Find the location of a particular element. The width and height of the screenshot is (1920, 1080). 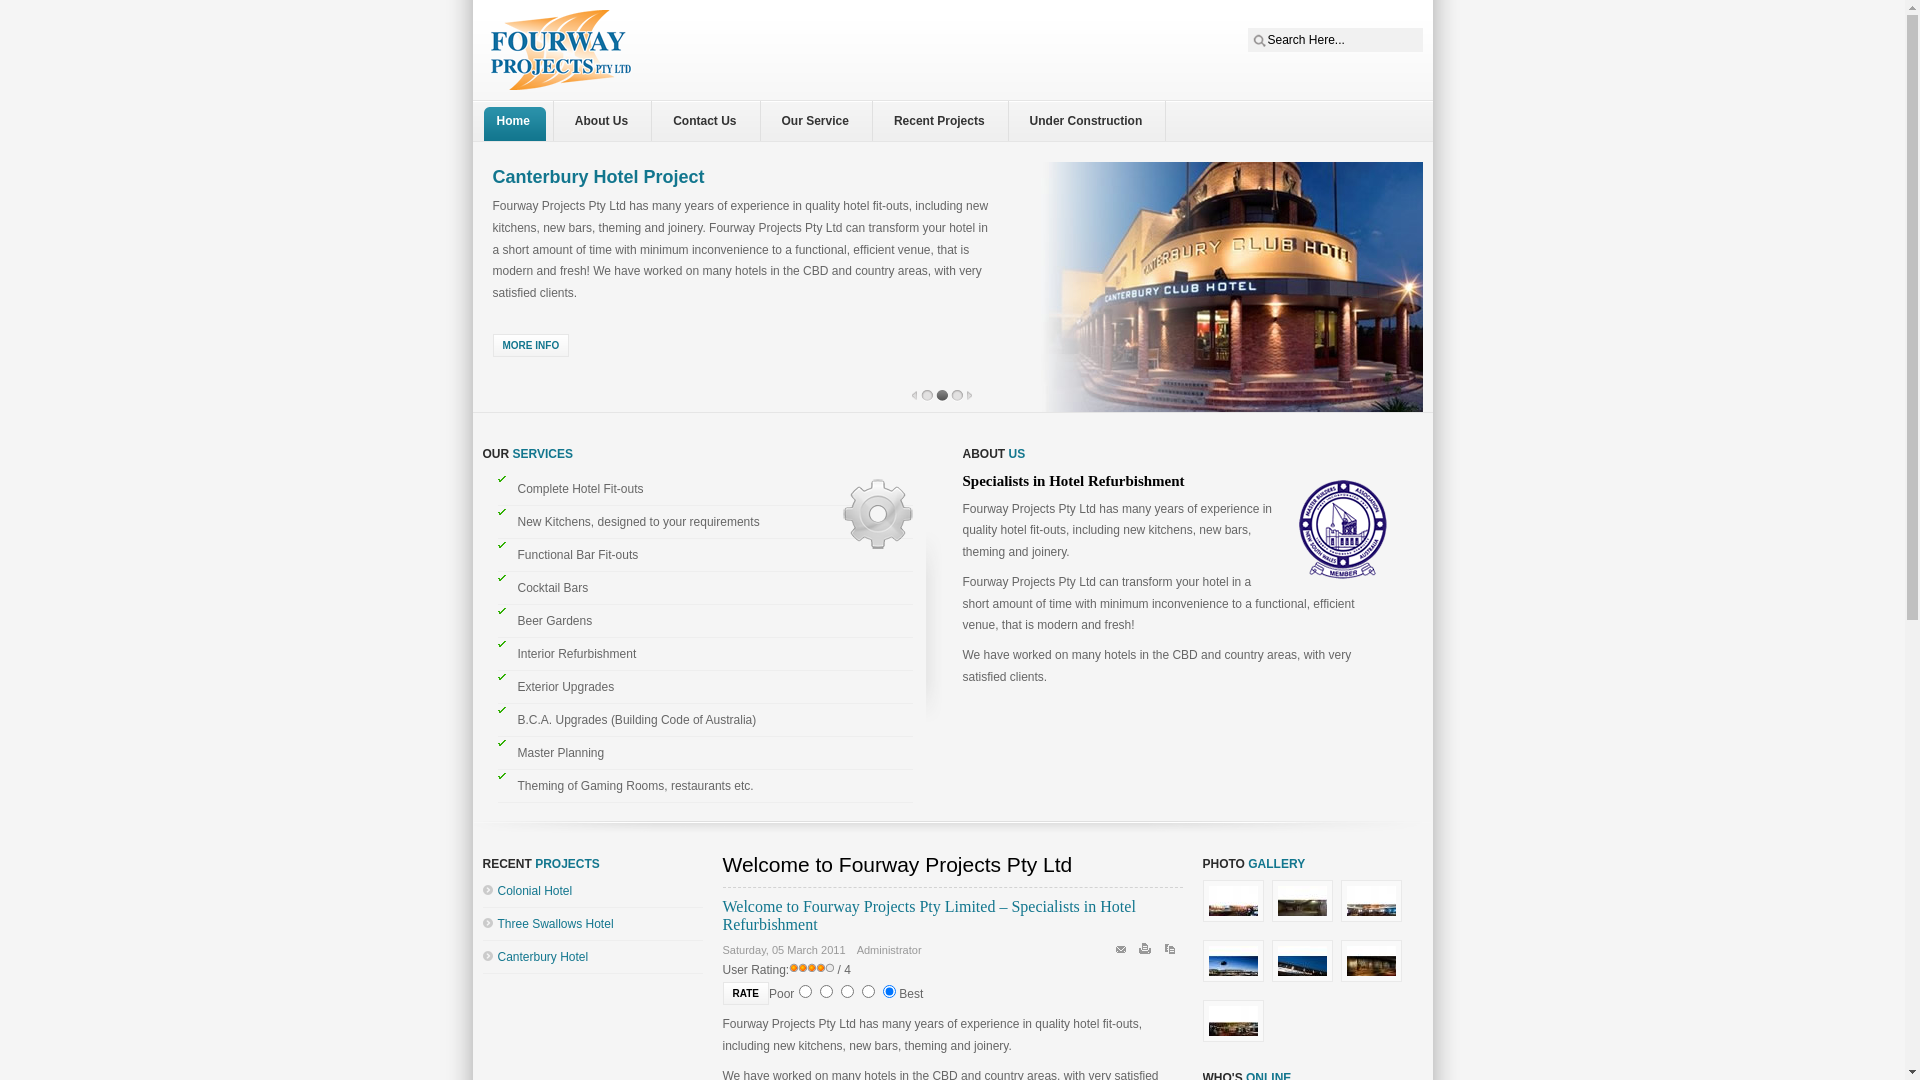

'Photo Gallery' is located at coordinates (1372, 922).